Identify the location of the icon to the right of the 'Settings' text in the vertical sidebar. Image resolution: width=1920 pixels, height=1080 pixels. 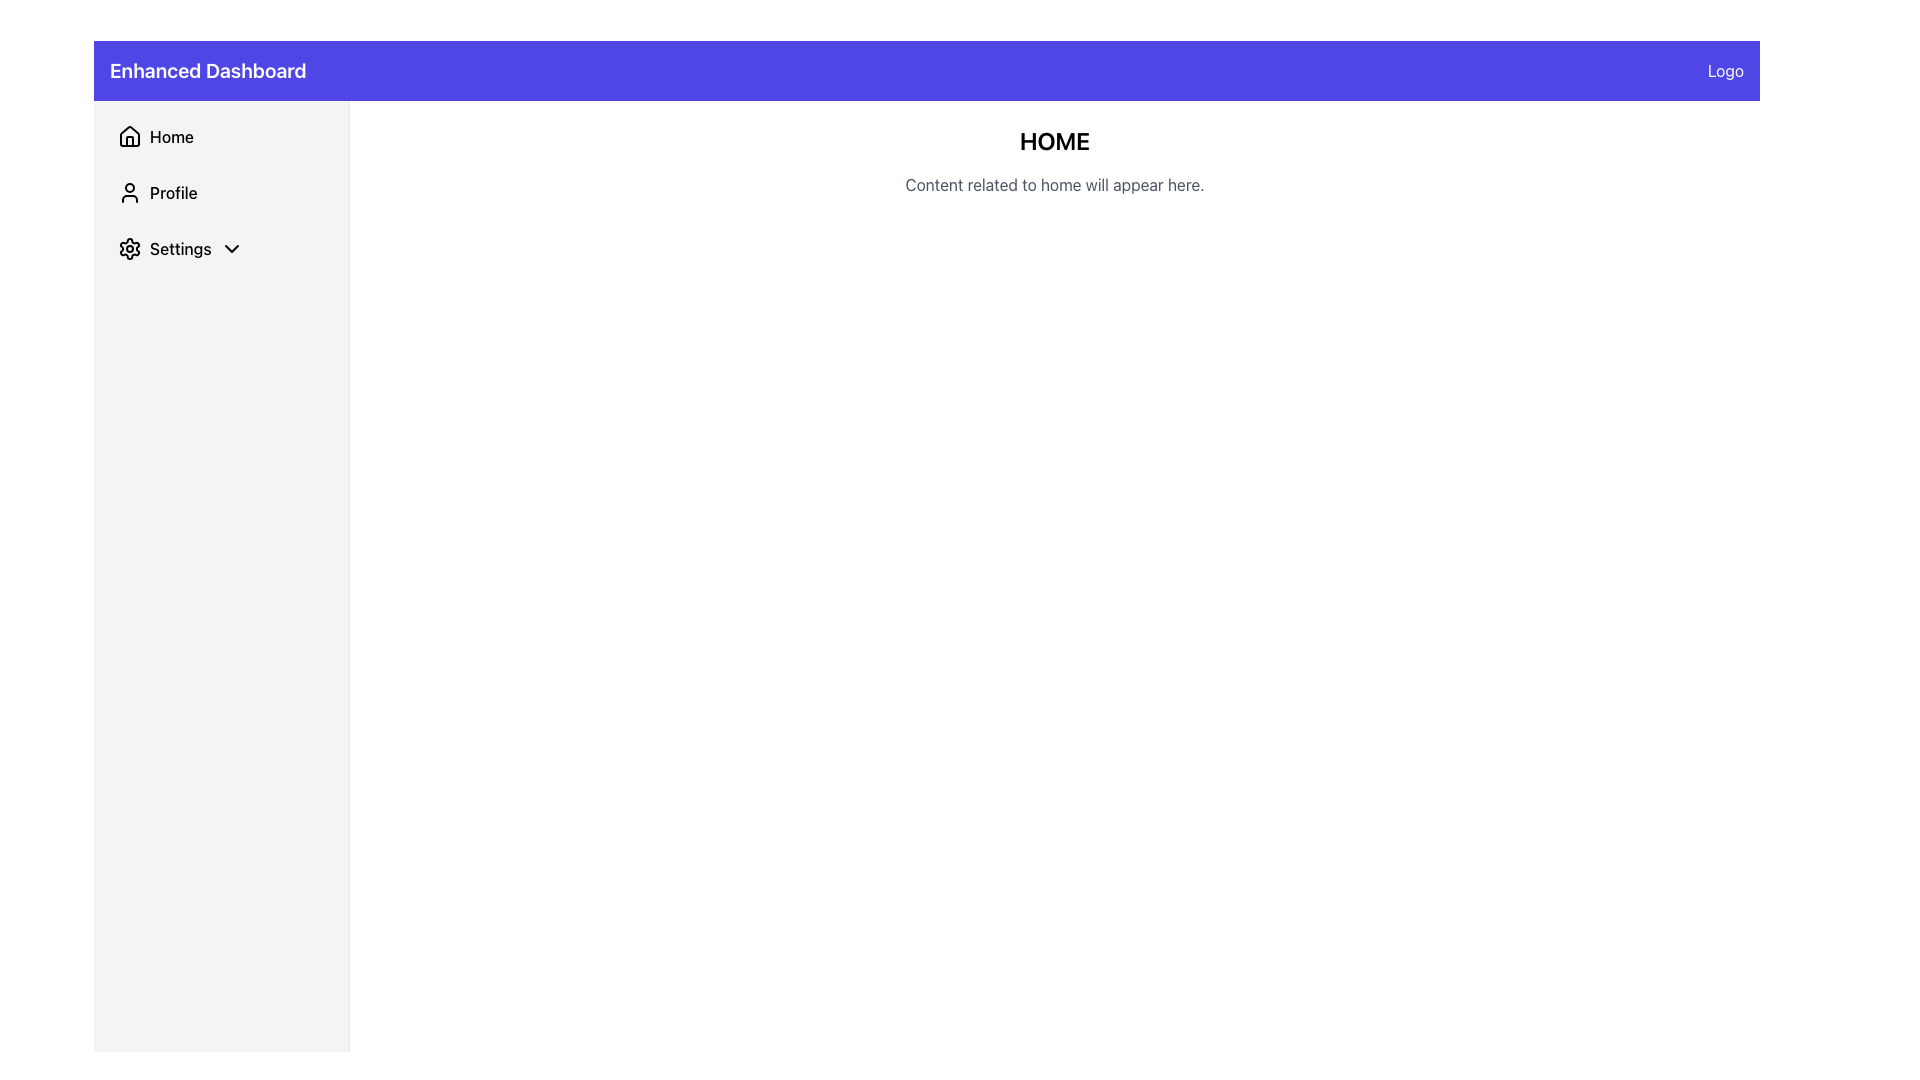
(231, 248).